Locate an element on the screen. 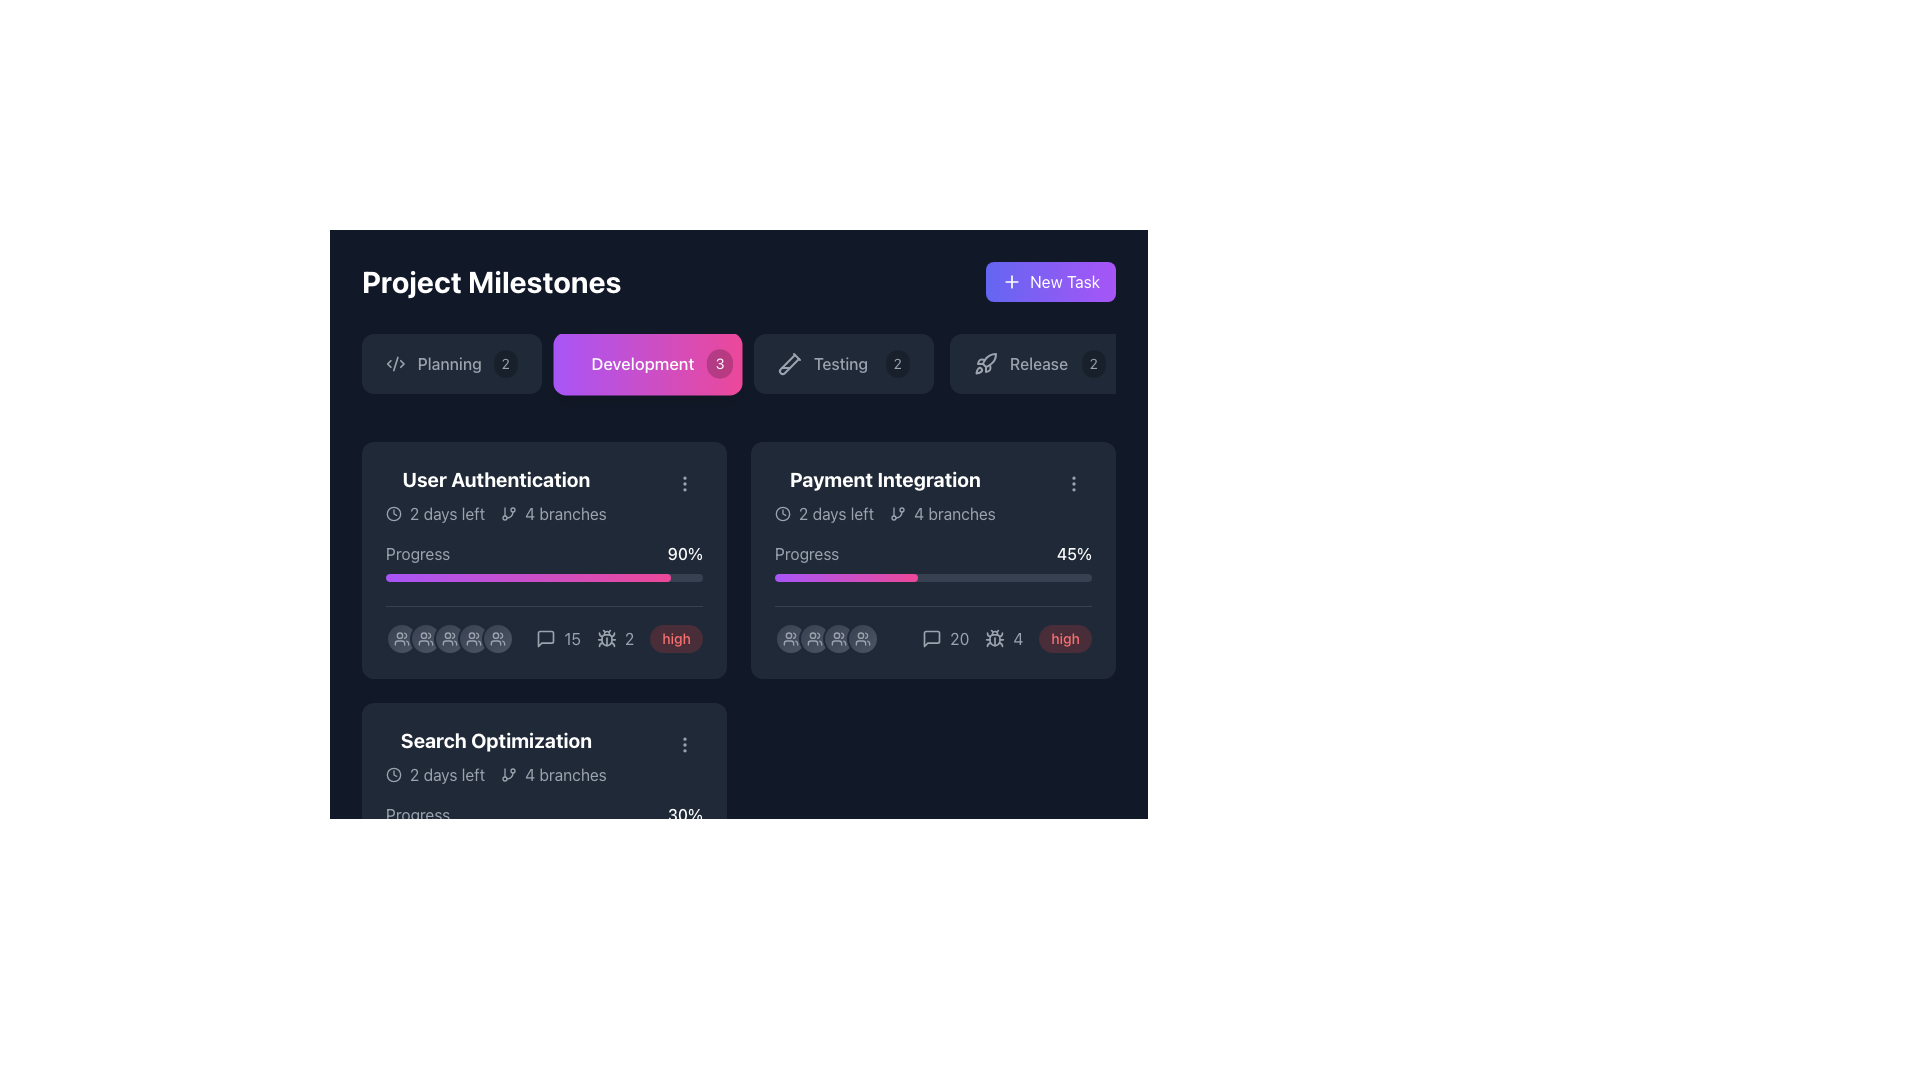  the rectangular button labeled 'Testing' with a dark background and light gray text is located at coordinates (844, 363).